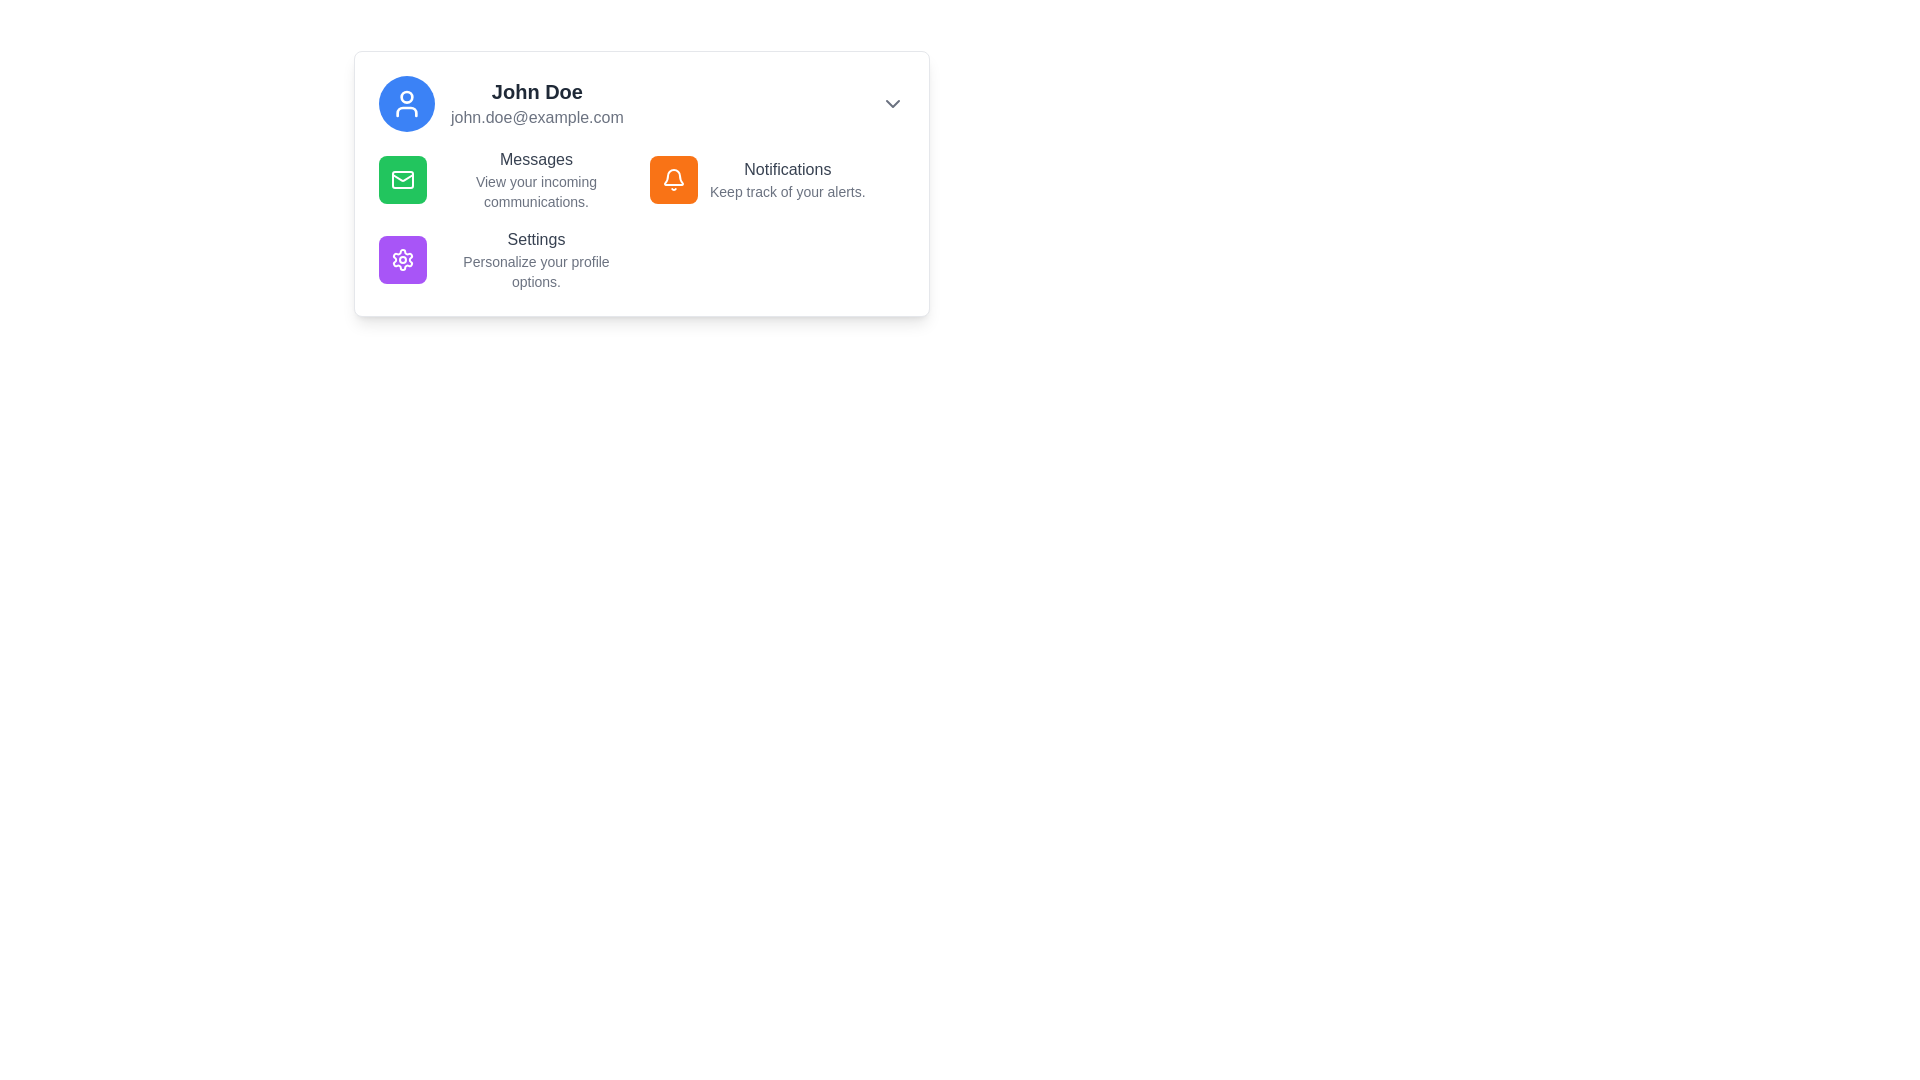 The height and width of the screenshot is (1080, 1920). What do you see at coordinates (402, 258) in the screenshot?
I see `the purple rounded button with a white gear icon at its center` at bounding box center [402, 258].